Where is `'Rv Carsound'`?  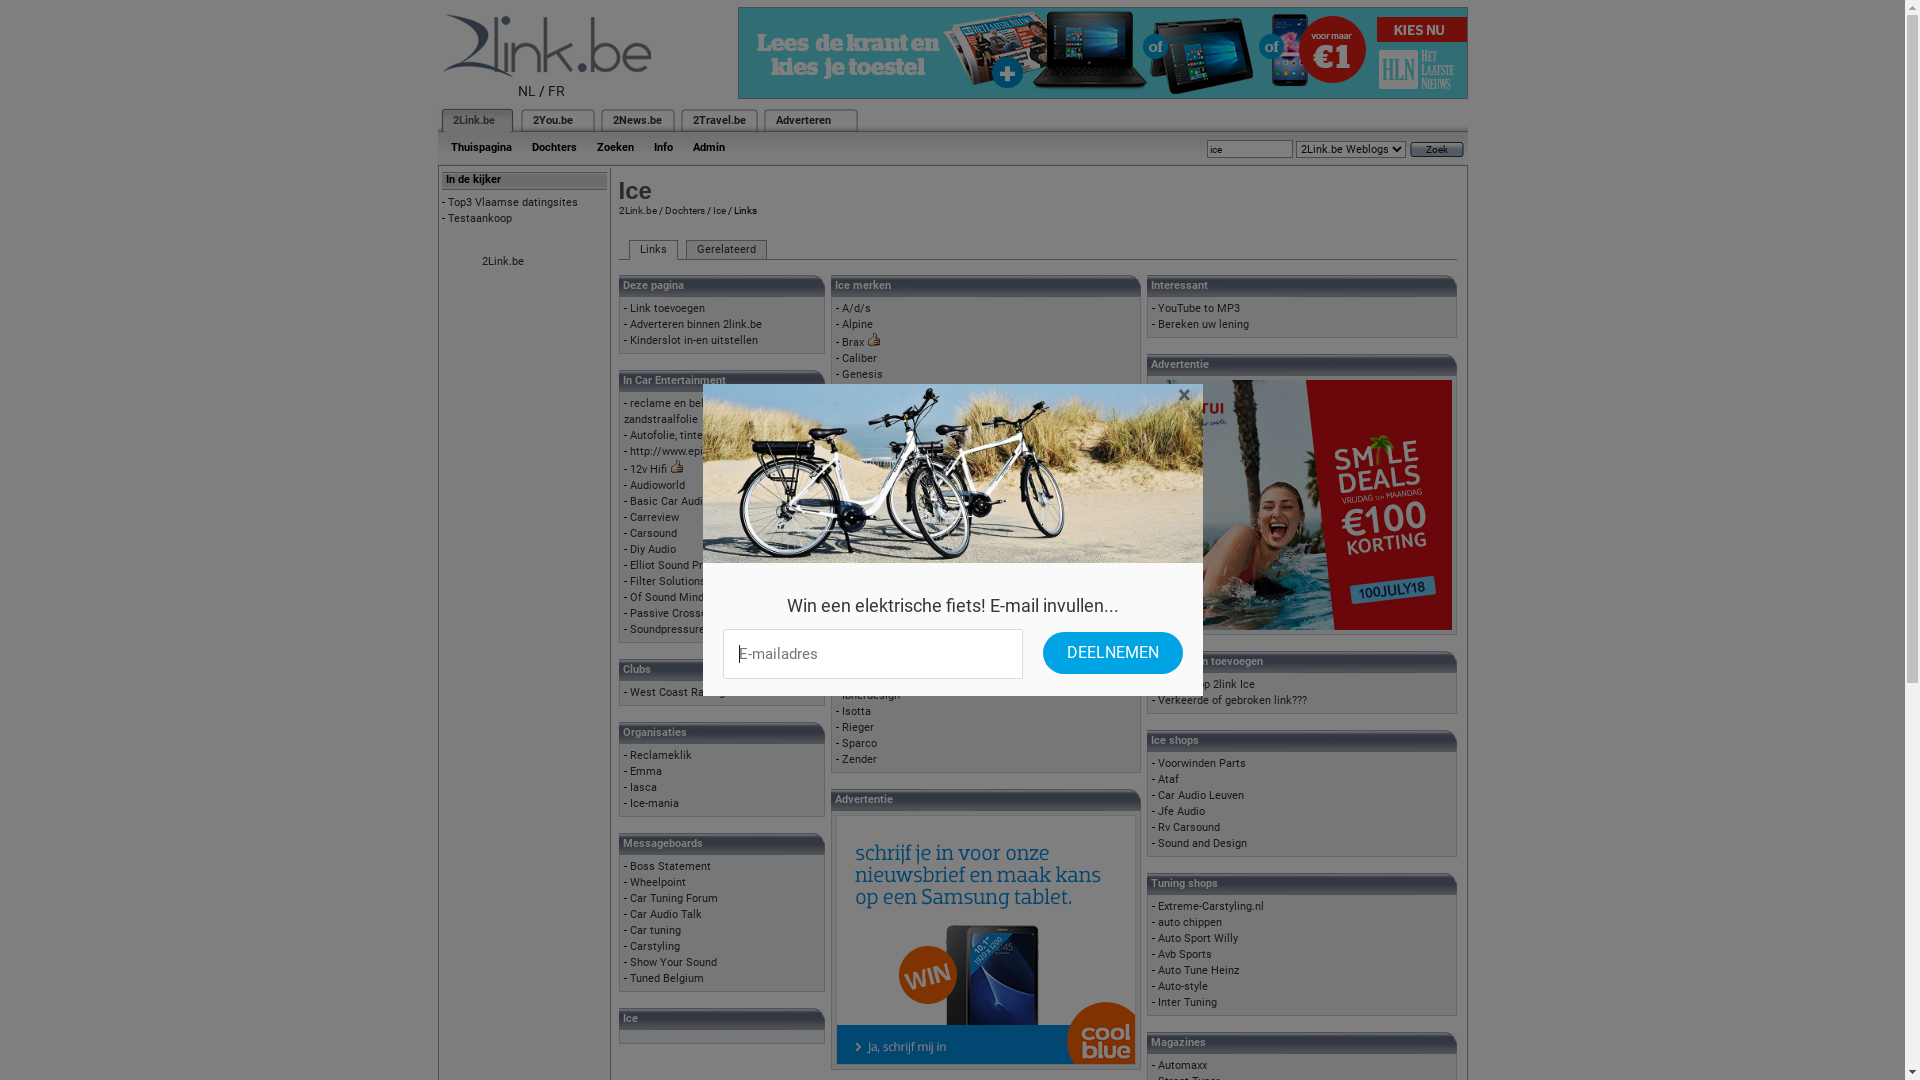
'Rv Carsound' is located at coordinates (1189, 827).